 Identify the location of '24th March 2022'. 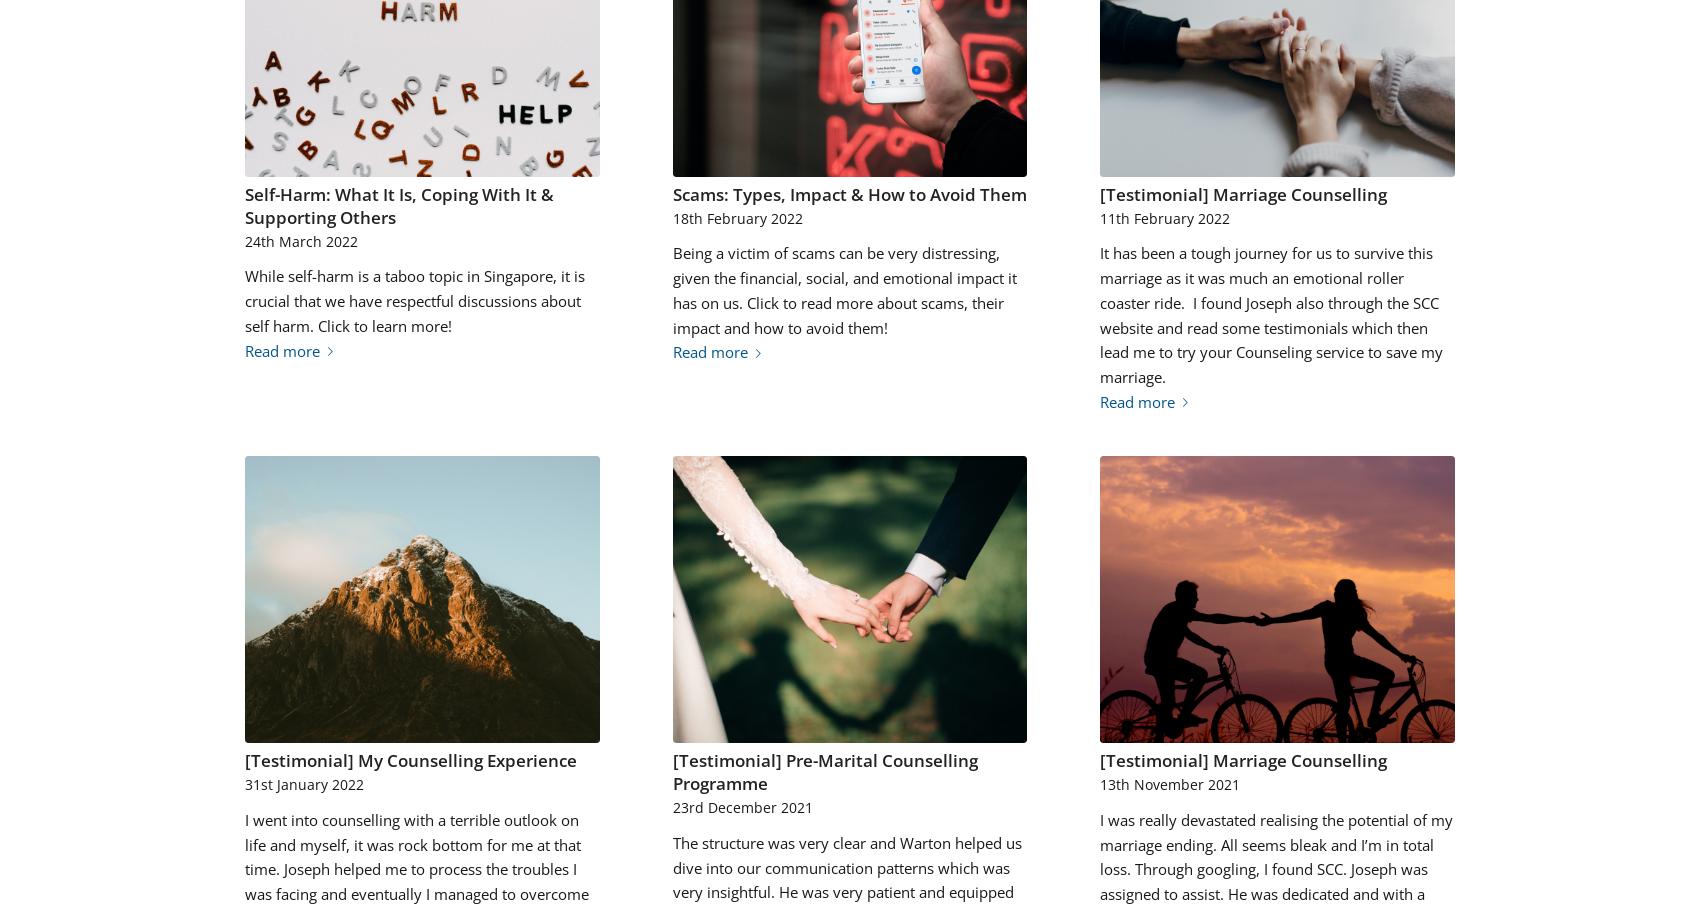
(301, 240).